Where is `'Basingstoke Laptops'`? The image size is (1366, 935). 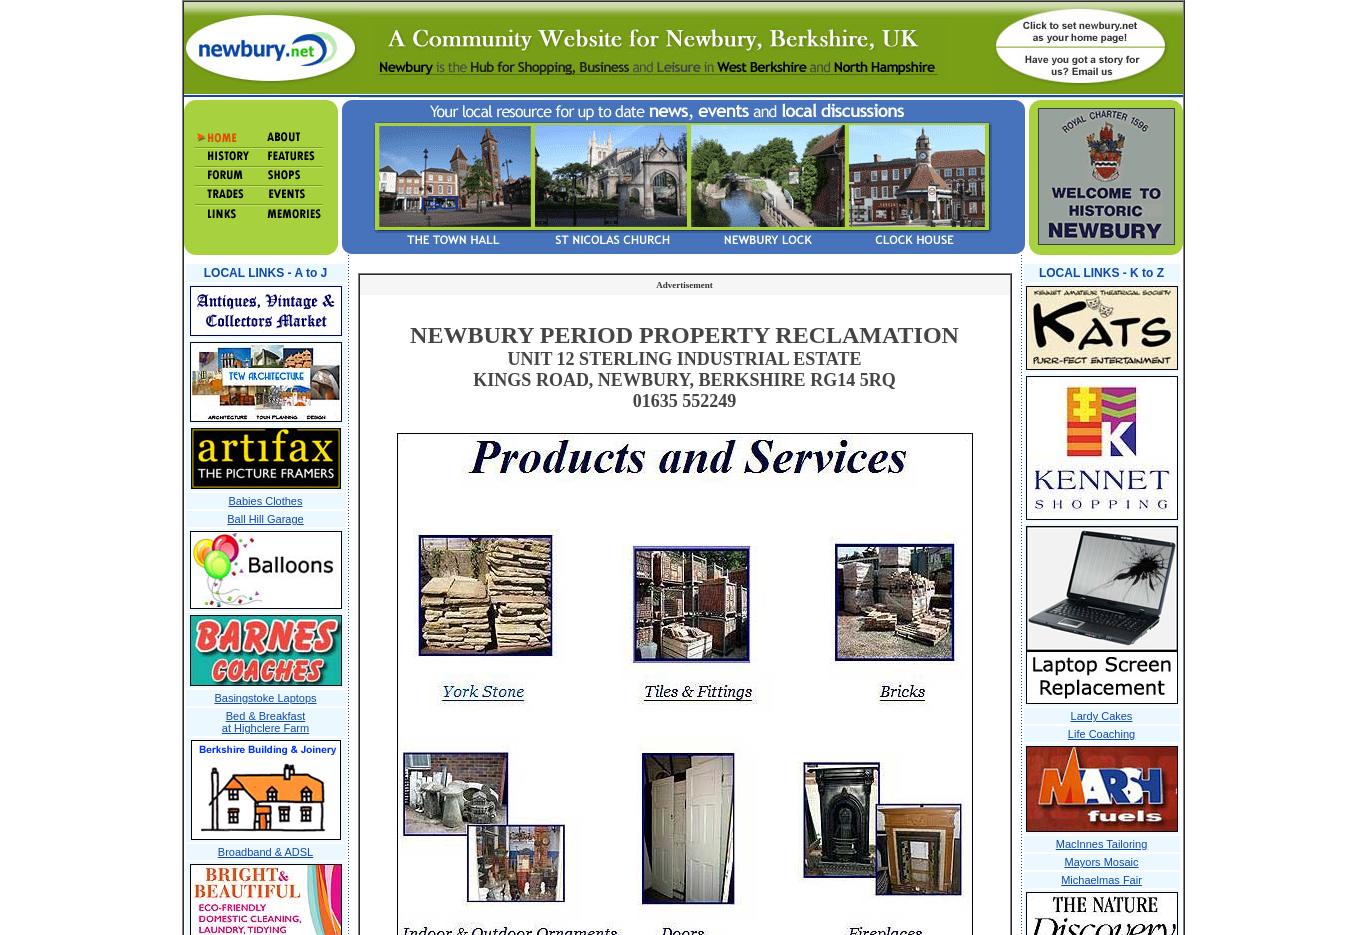 'Basingstoke Laptops' is located at coordinates (213, 696).